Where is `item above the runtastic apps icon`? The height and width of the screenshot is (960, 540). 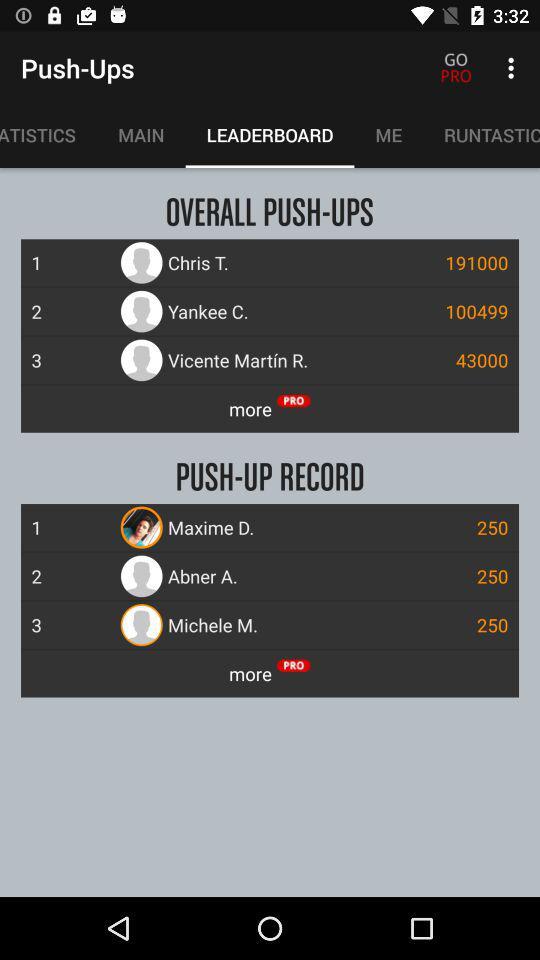
item above the runtastic apps icon is located at coordinates (513, 68).